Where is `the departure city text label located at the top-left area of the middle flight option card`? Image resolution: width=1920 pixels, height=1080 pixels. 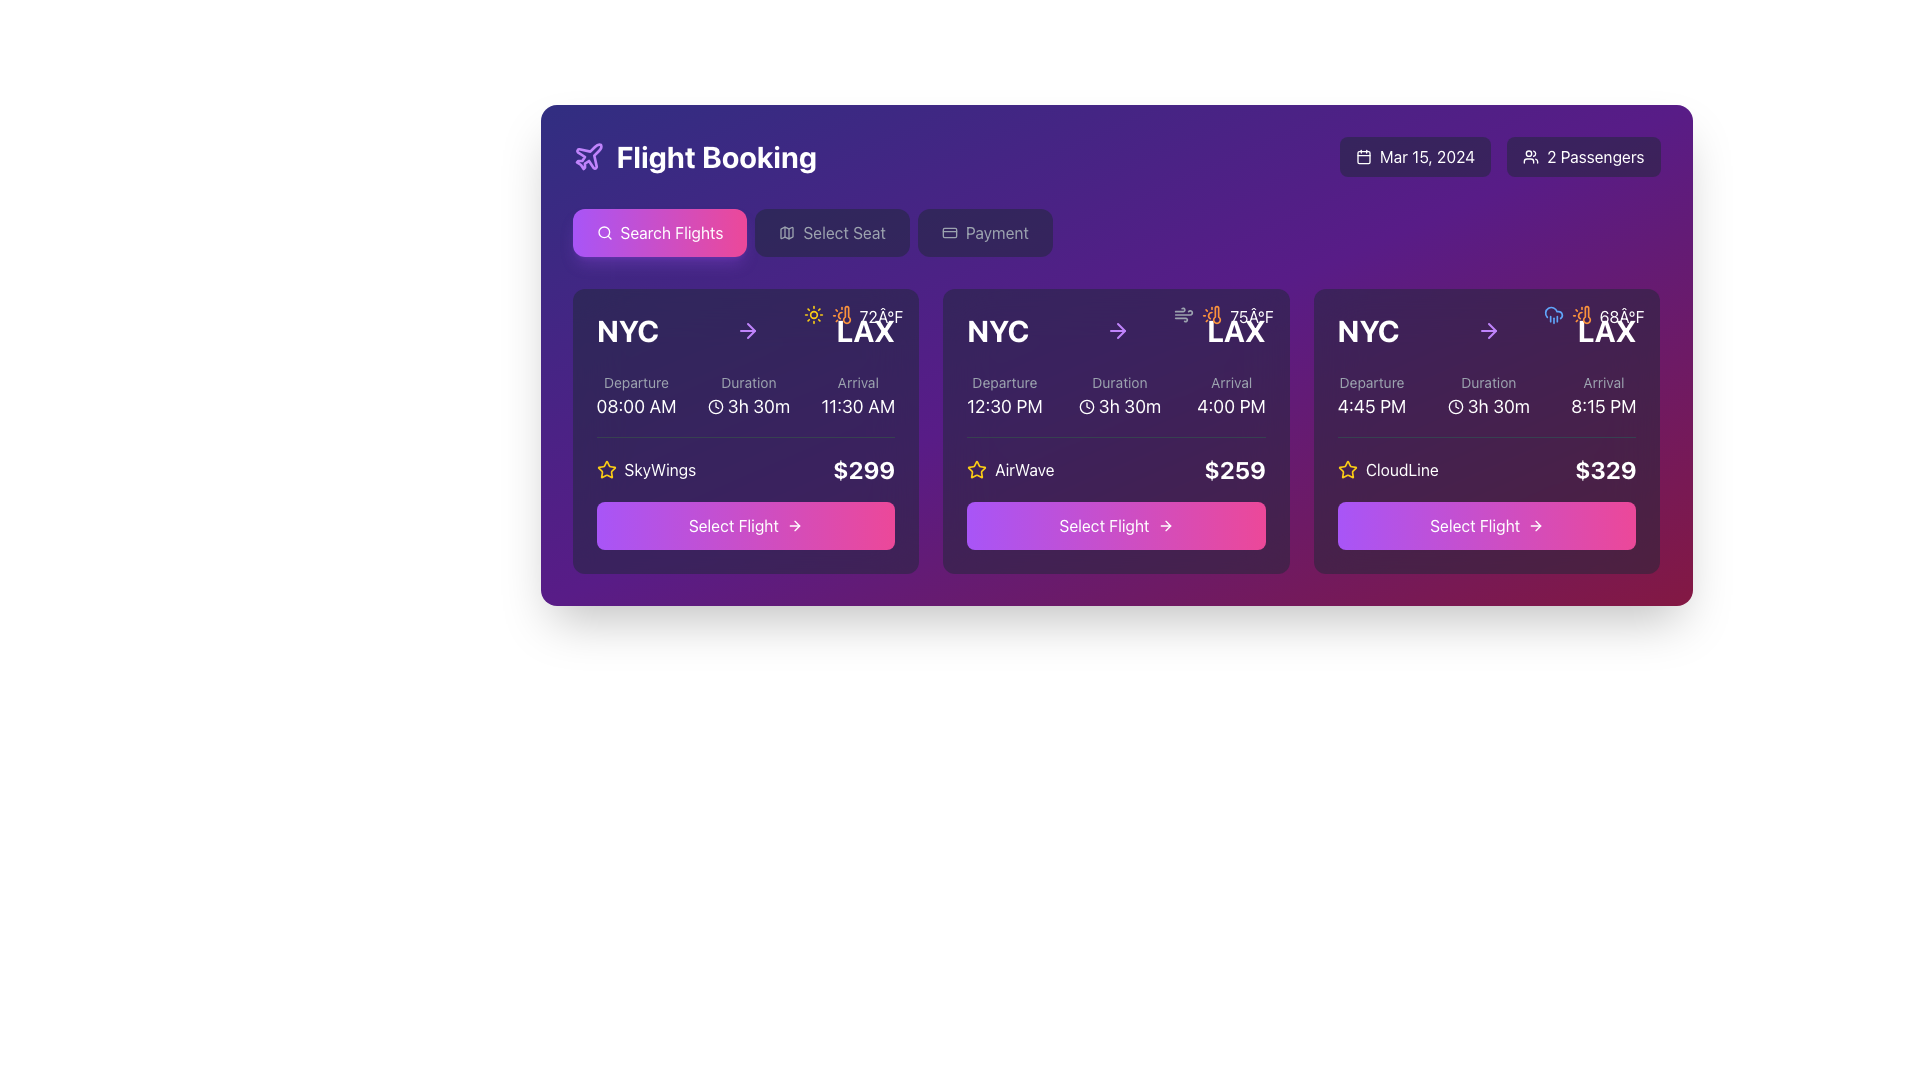
the departure city text label located at the top-left area of the middle flight option card is located at coordinates (998, 330).